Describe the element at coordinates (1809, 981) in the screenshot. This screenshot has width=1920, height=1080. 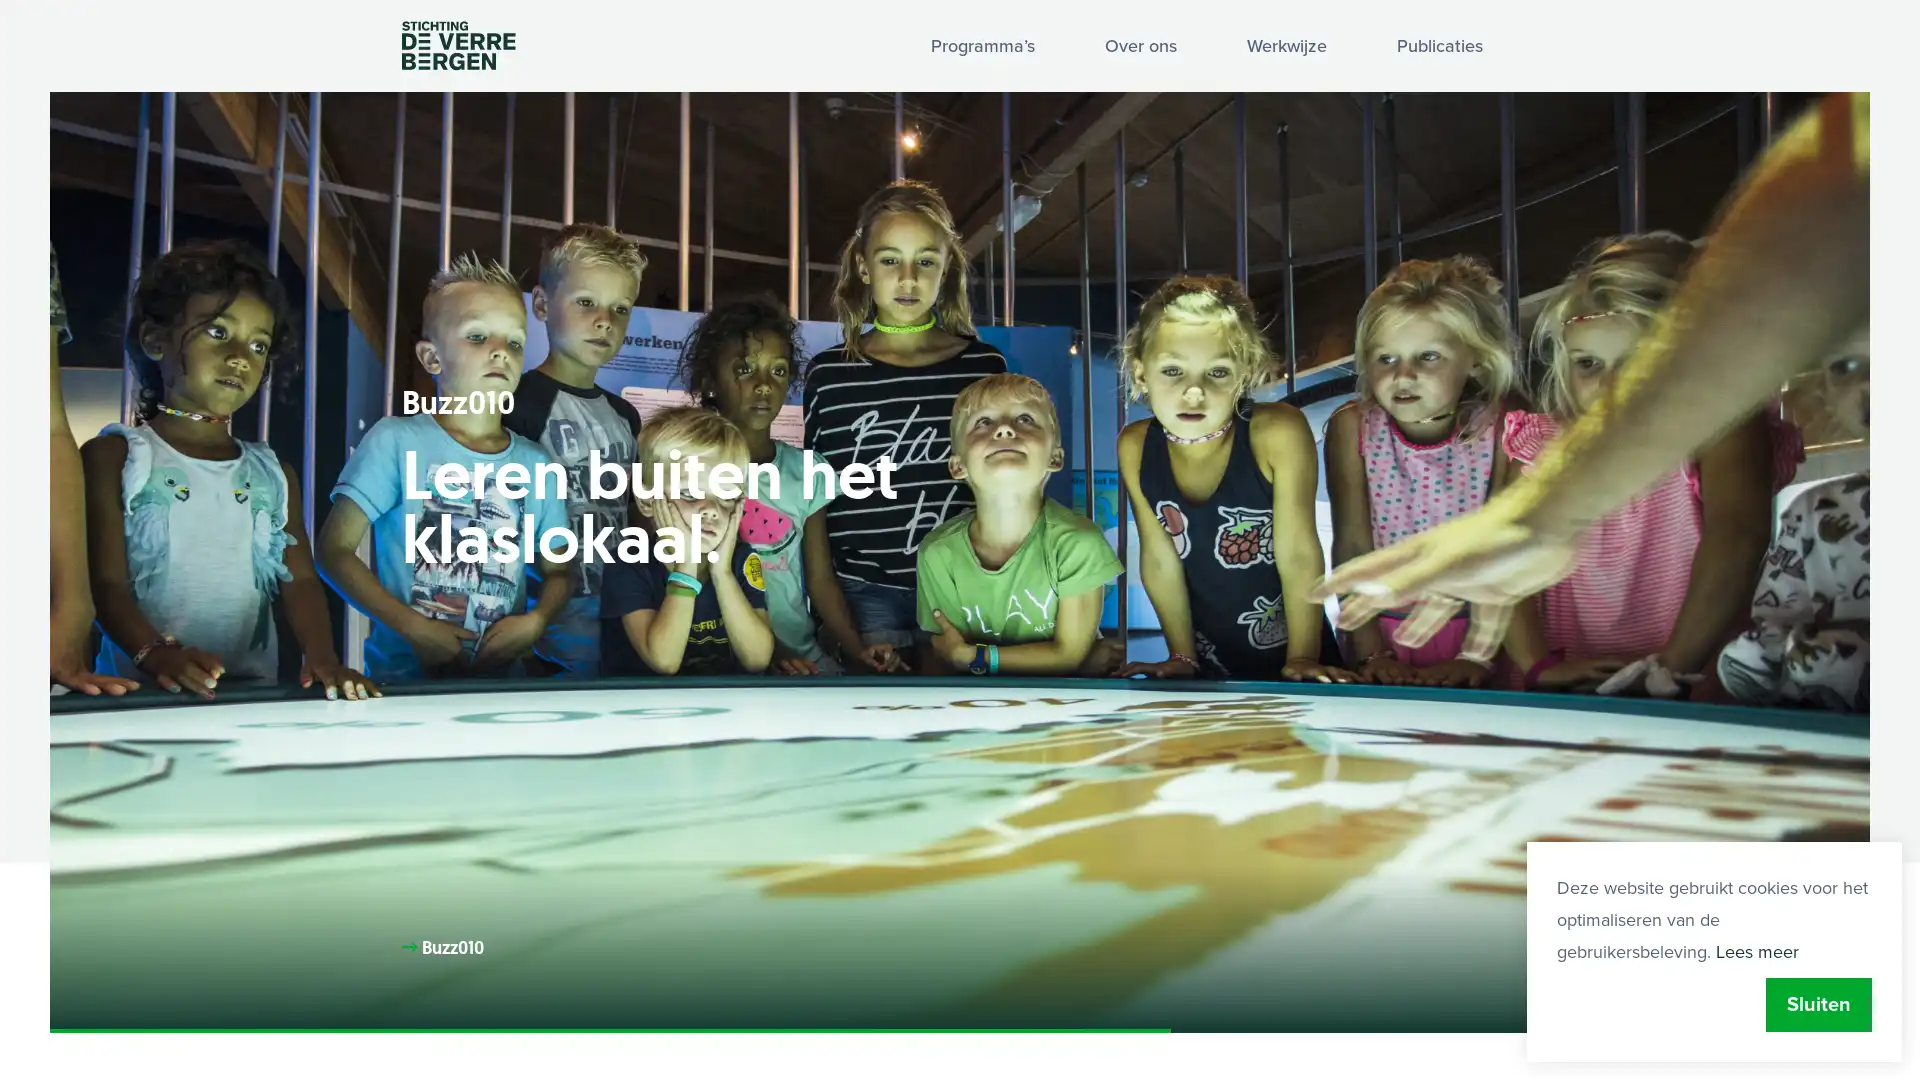
I see `Next` at that location.